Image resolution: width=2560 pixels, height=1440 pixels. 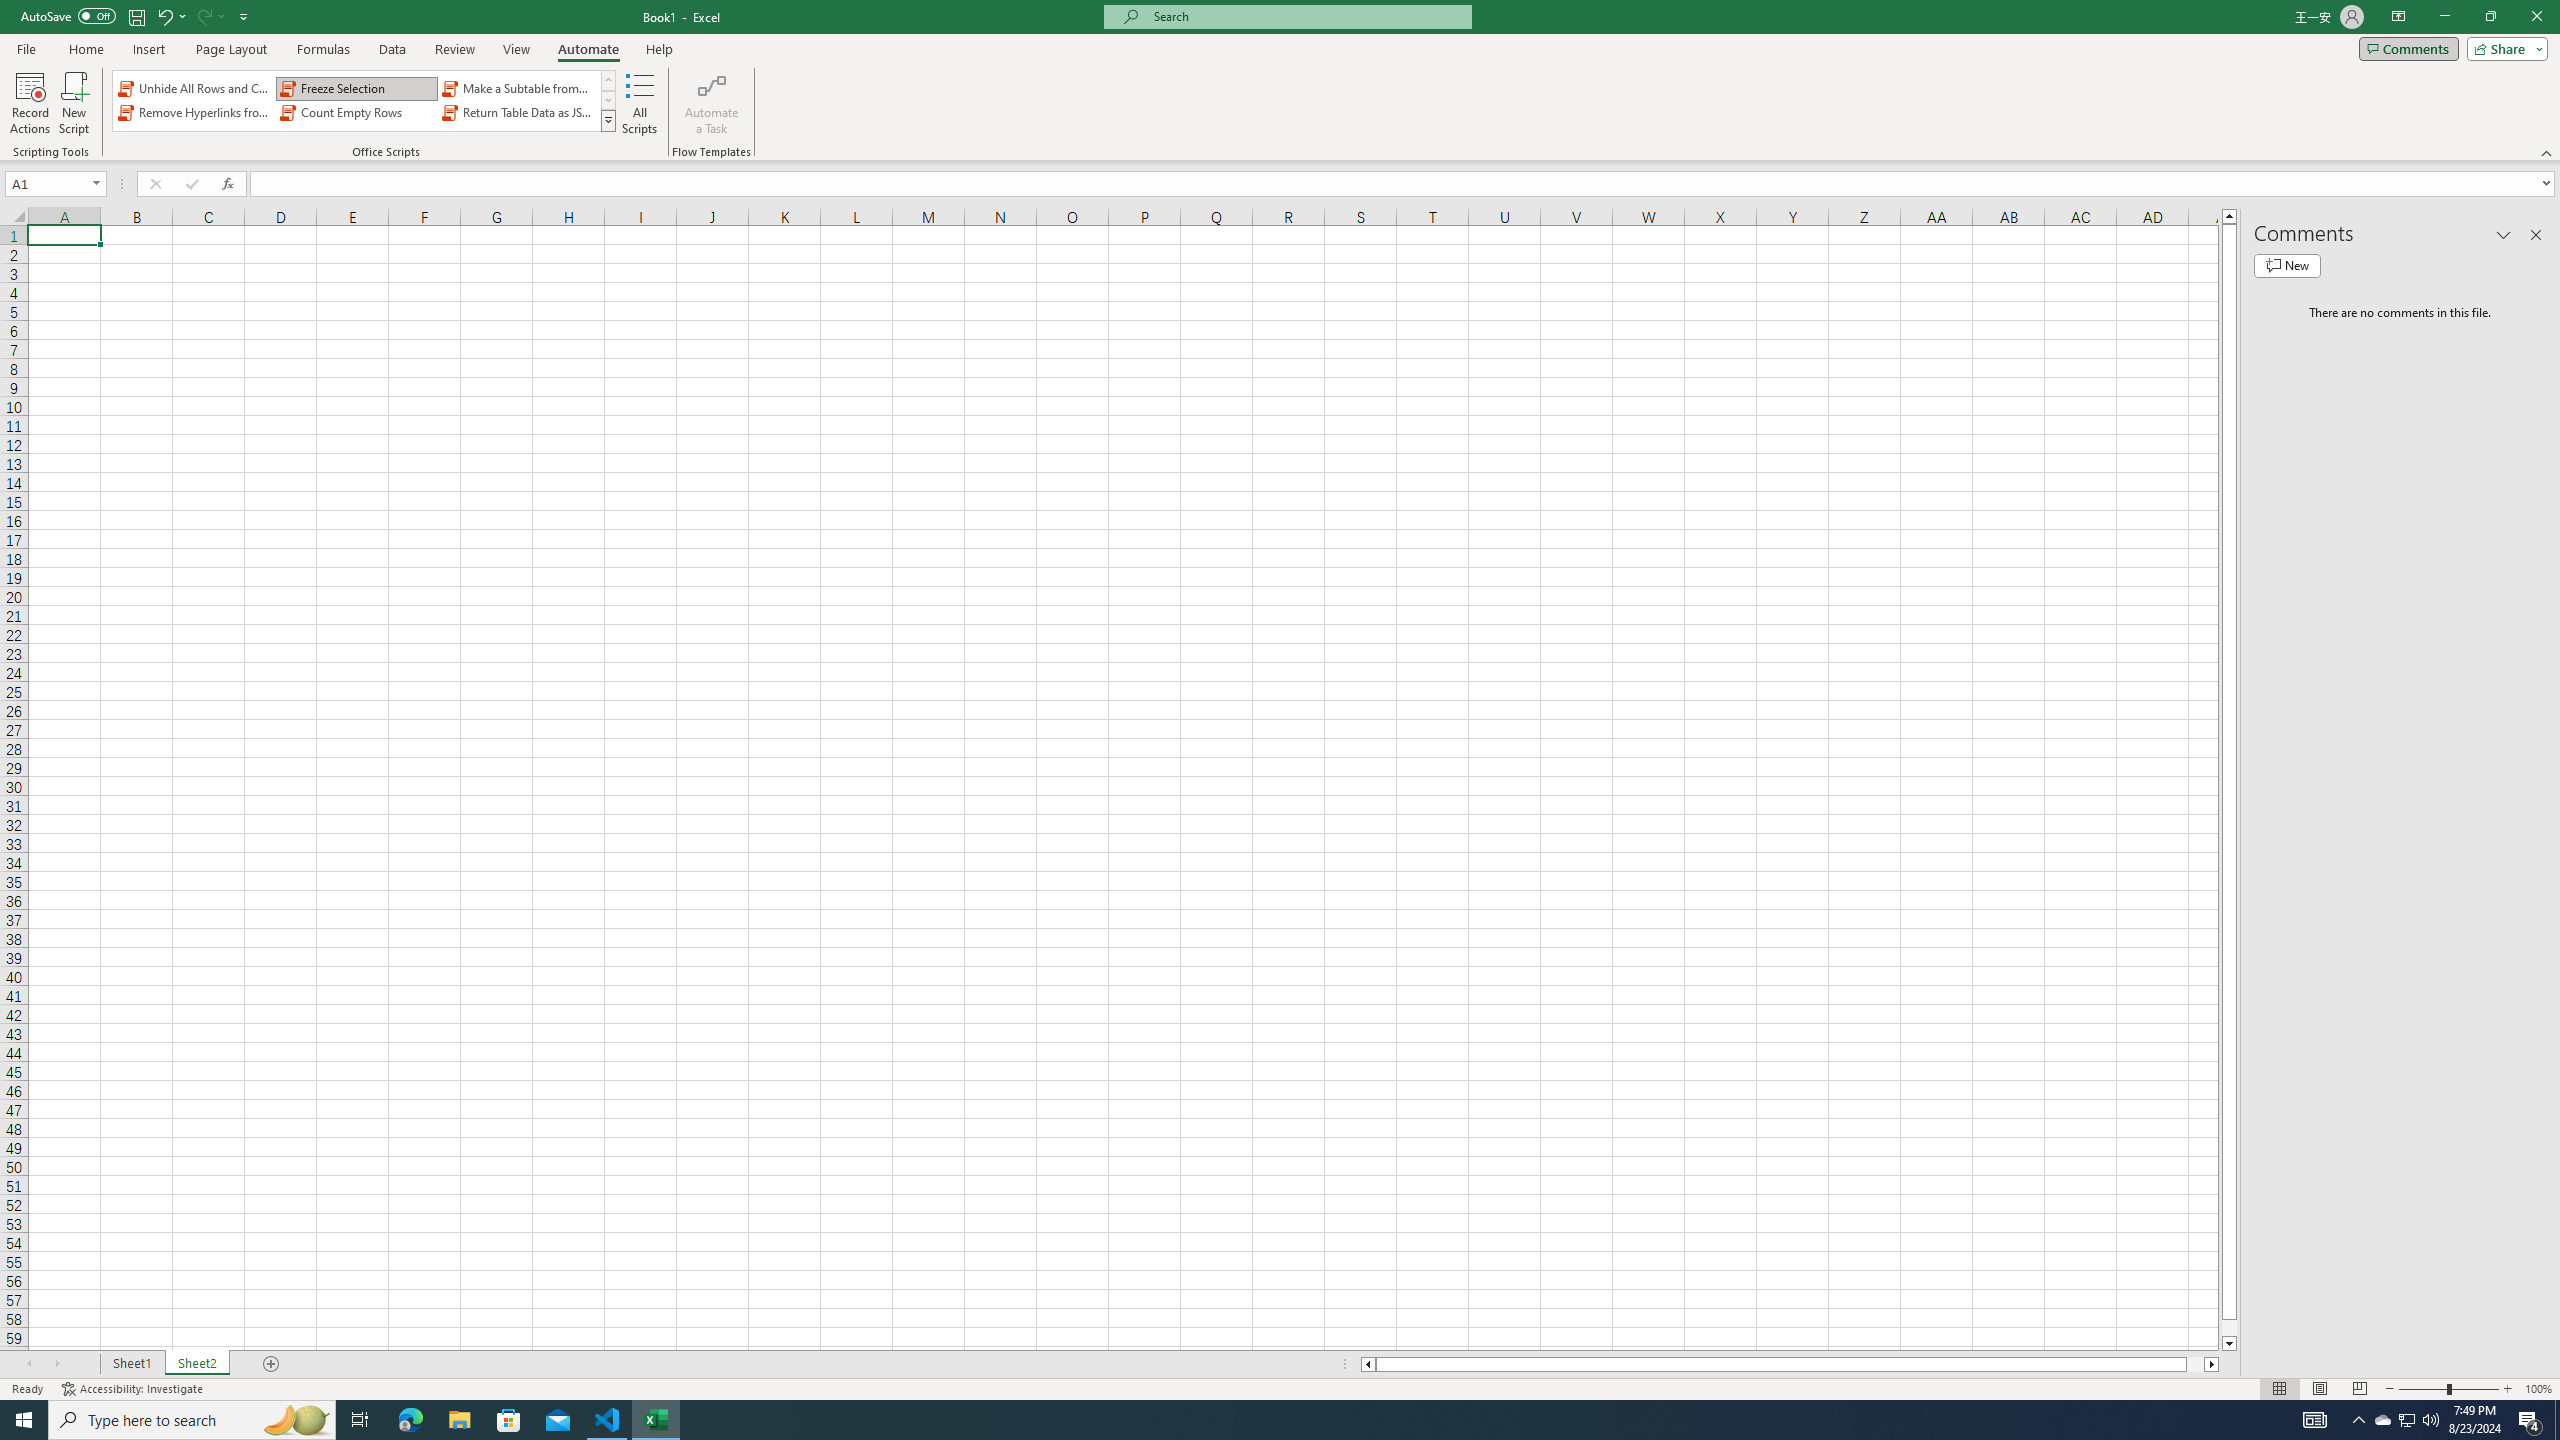 What do you see at coordinates (607, 119) in the screenshot?
I see `'Class: NetUIImage'` at bounding box center [607, 119].